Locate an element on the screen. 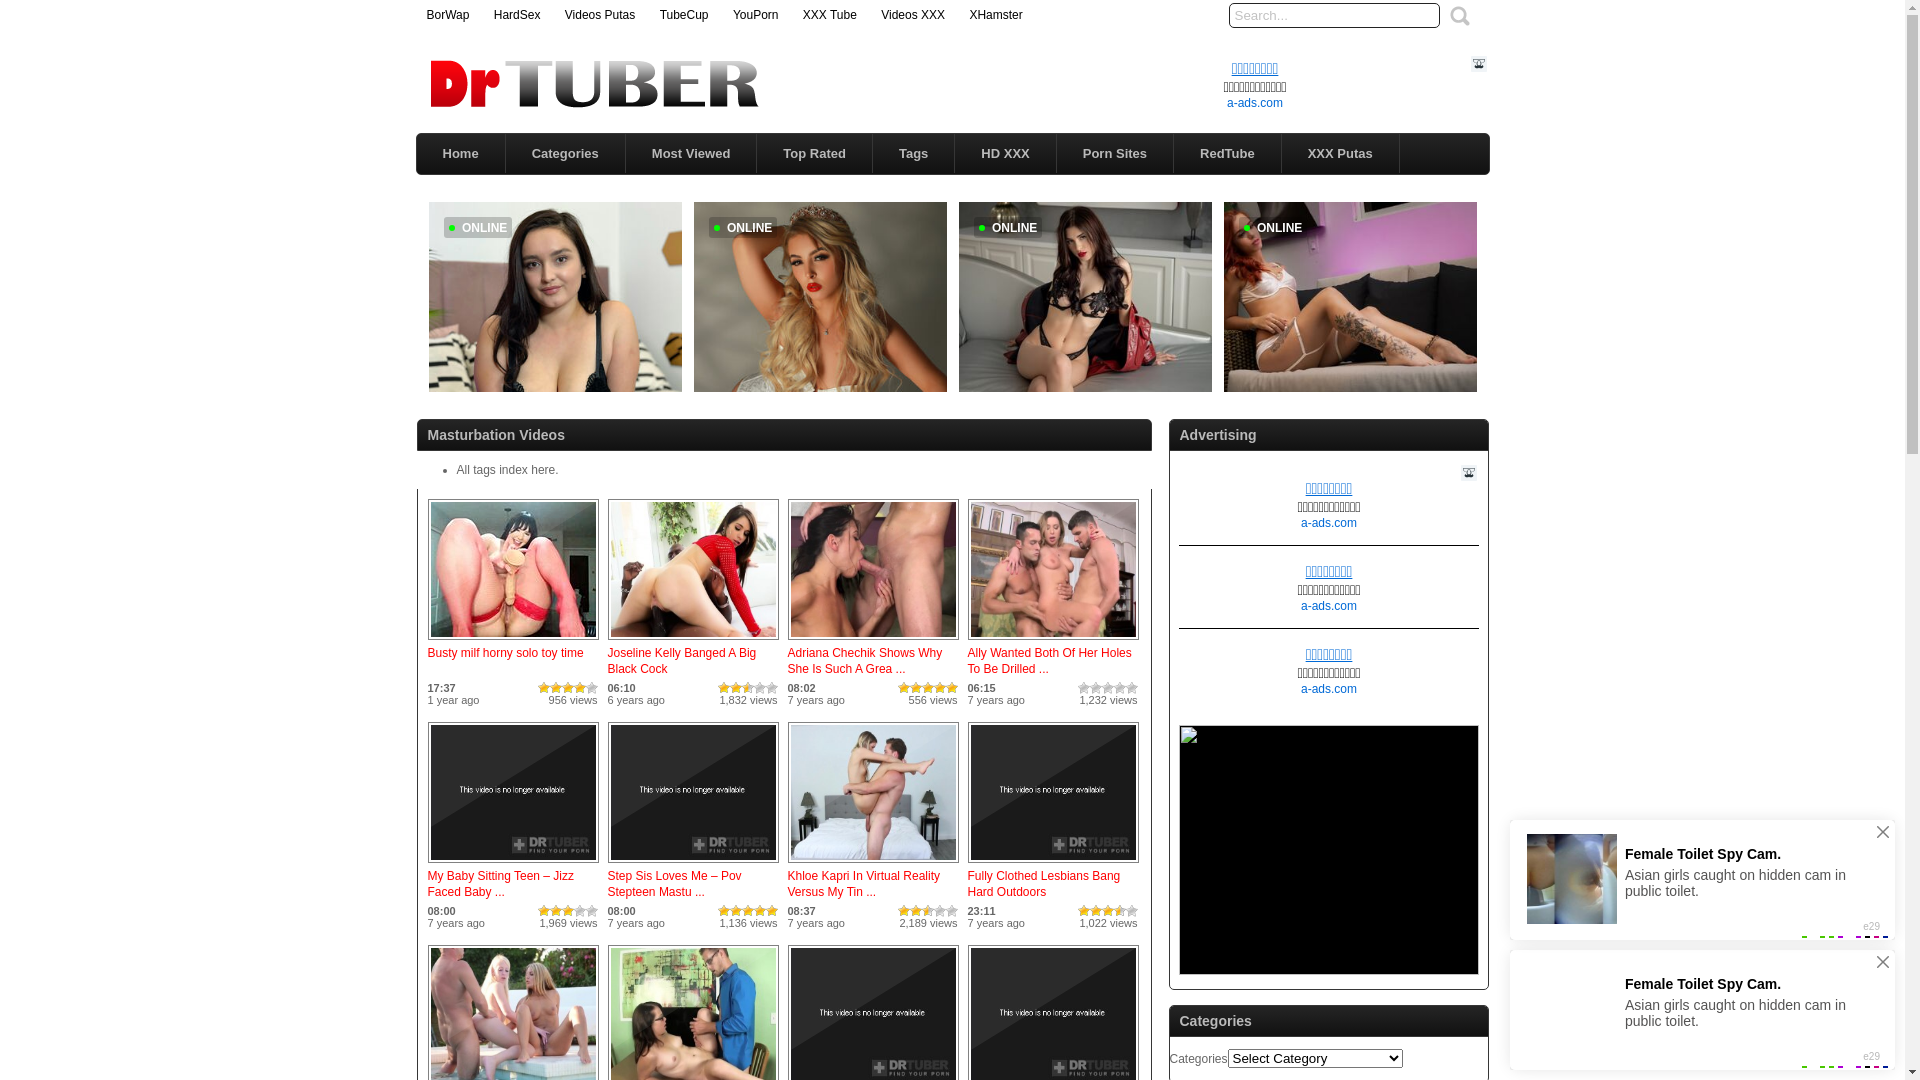 Image resolution: width=1920 pixels, height=1080 pixels. '4 Stars' is located at coordinates (579, 686).